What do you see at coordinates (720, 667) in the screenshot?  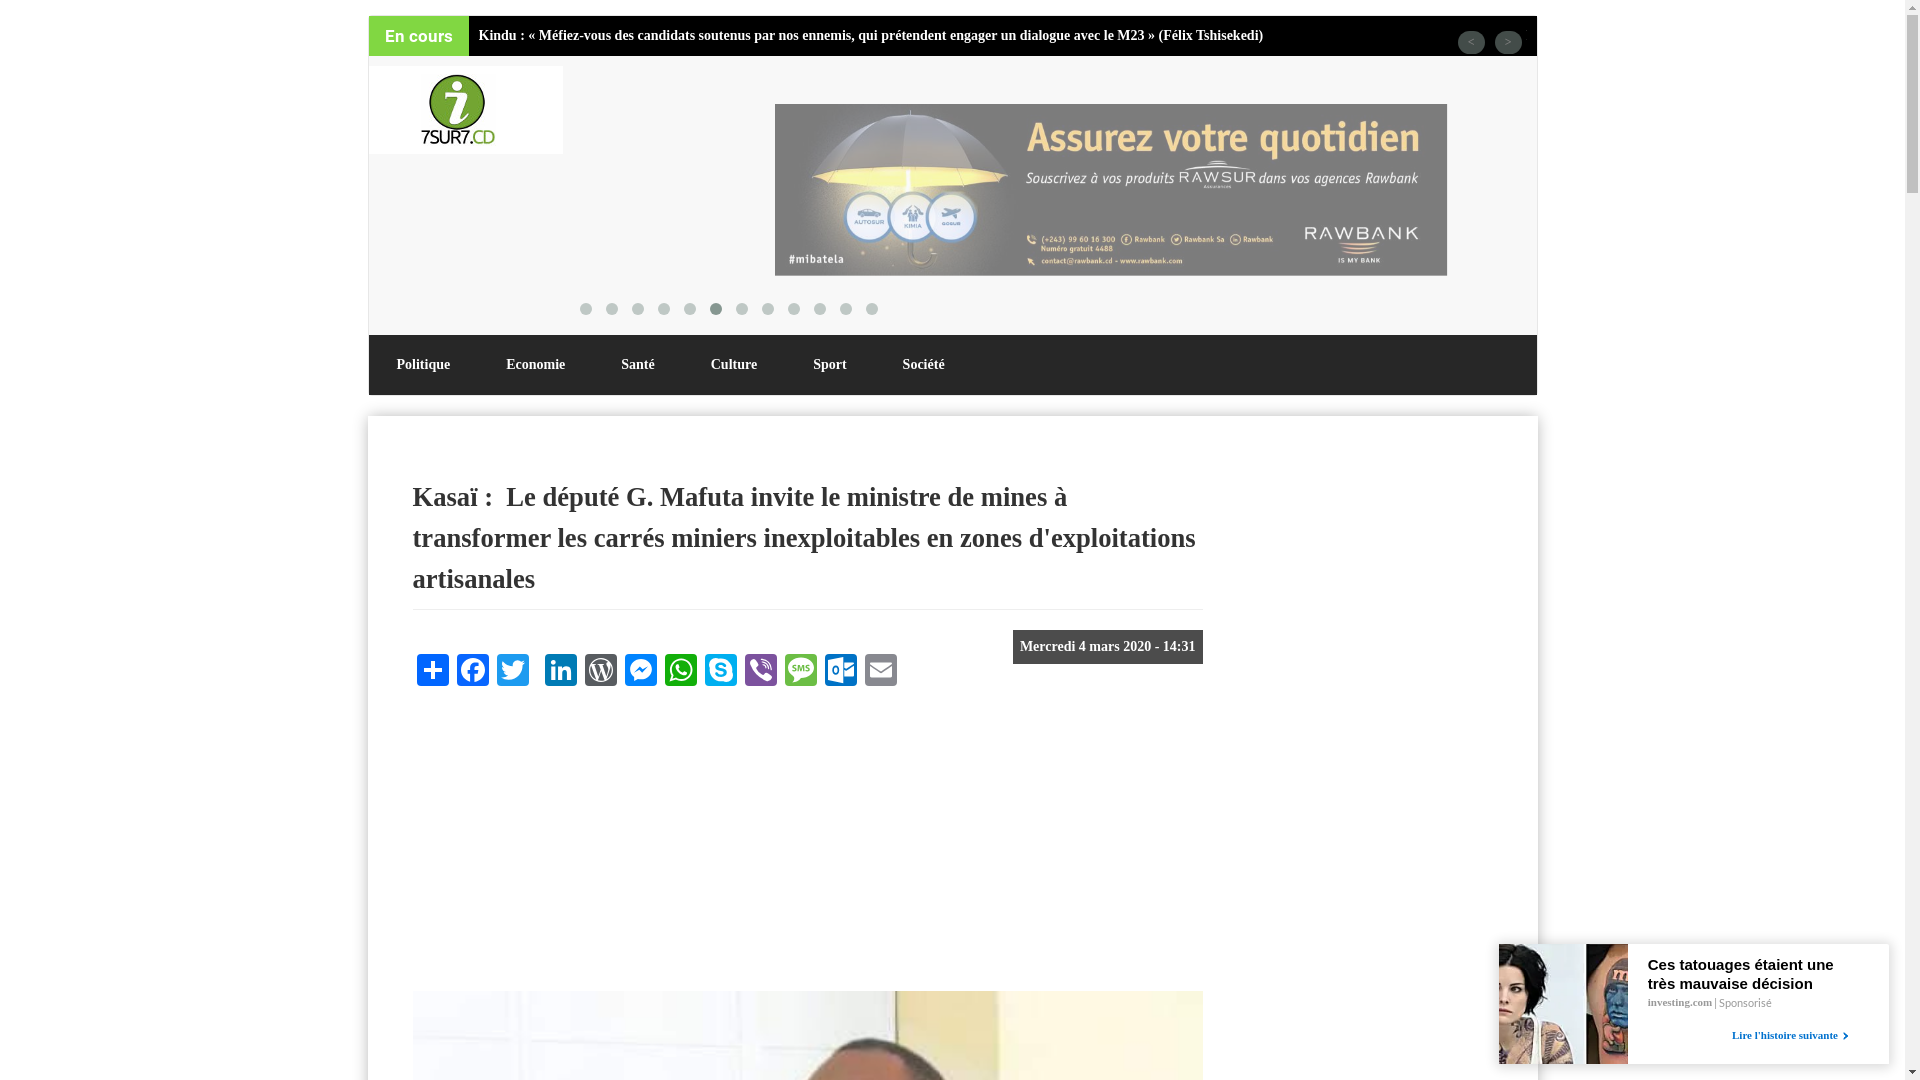 I see `'Skype'` at bounding box center [720, 667].